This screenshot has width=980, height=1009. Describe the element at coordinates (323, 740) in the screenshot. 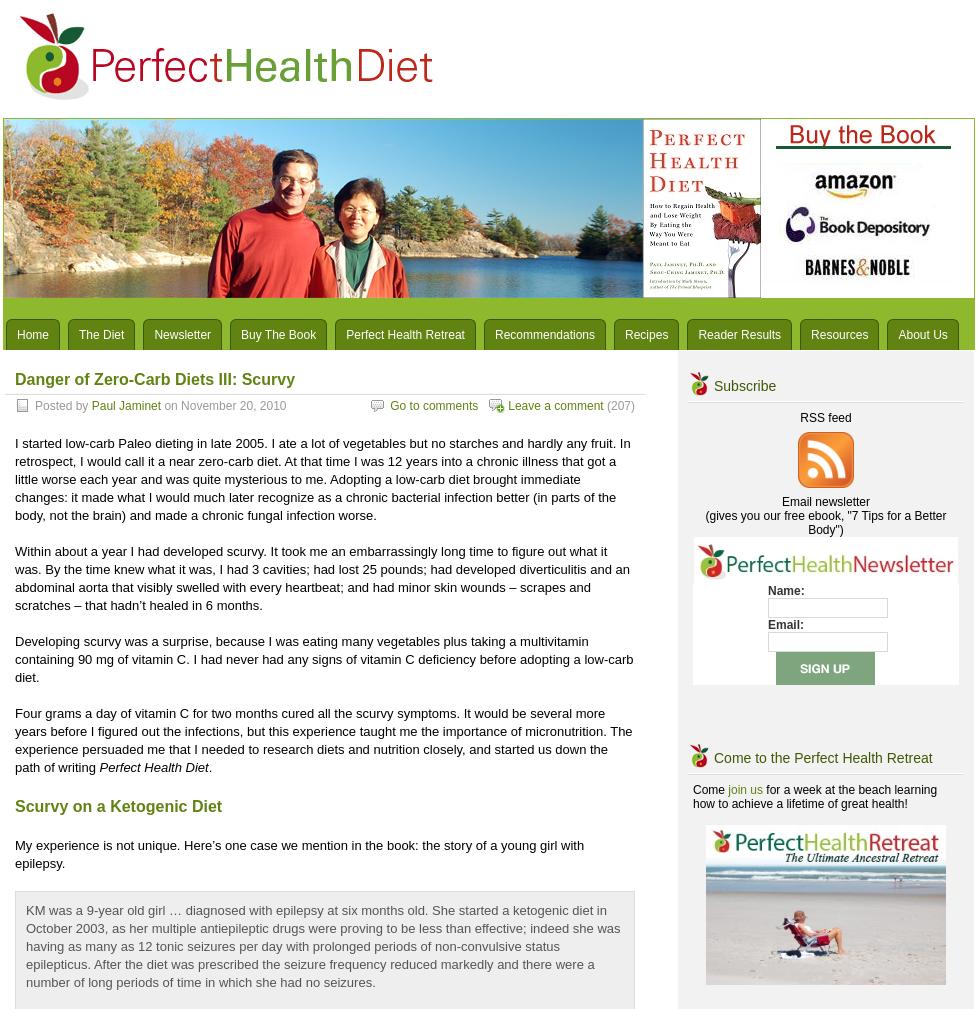

I see `'Four grams a day of vitamin C for two months cured all the scurvy symptoms. It would be several more years before I figured out the infections, but this experience taught me the importance of micronutrition. The experience persuaded me that I needed to research diets and nutrition closely, and started us down the path of writing'` at that location.